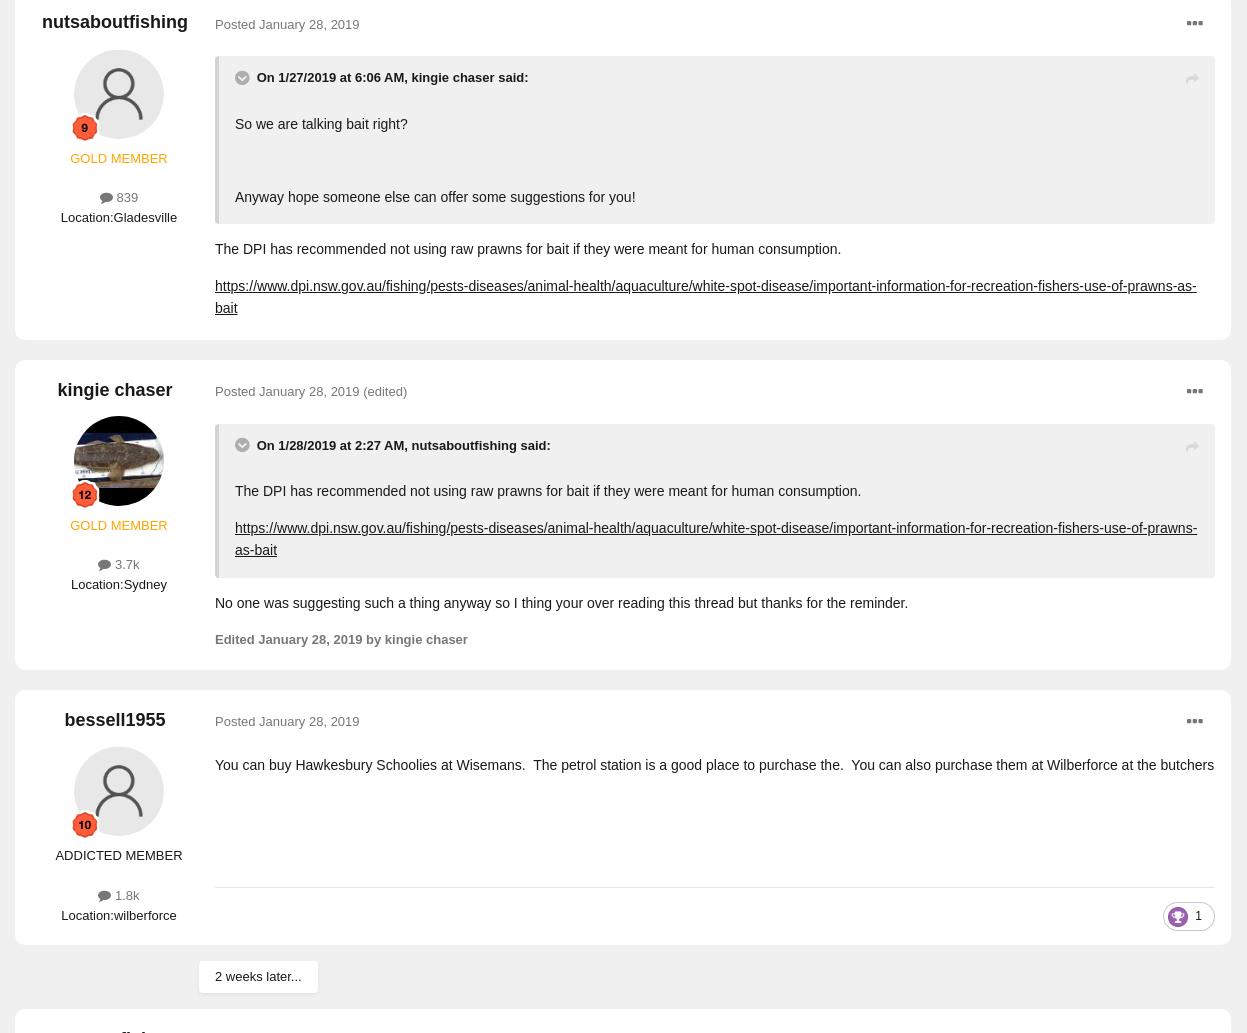 The image size is (1247, 1033). What do you see at coordinates (118, 855) in the screenshot?
I see `'ADDICTED MEMBER'` at bounding box center [118, 855].